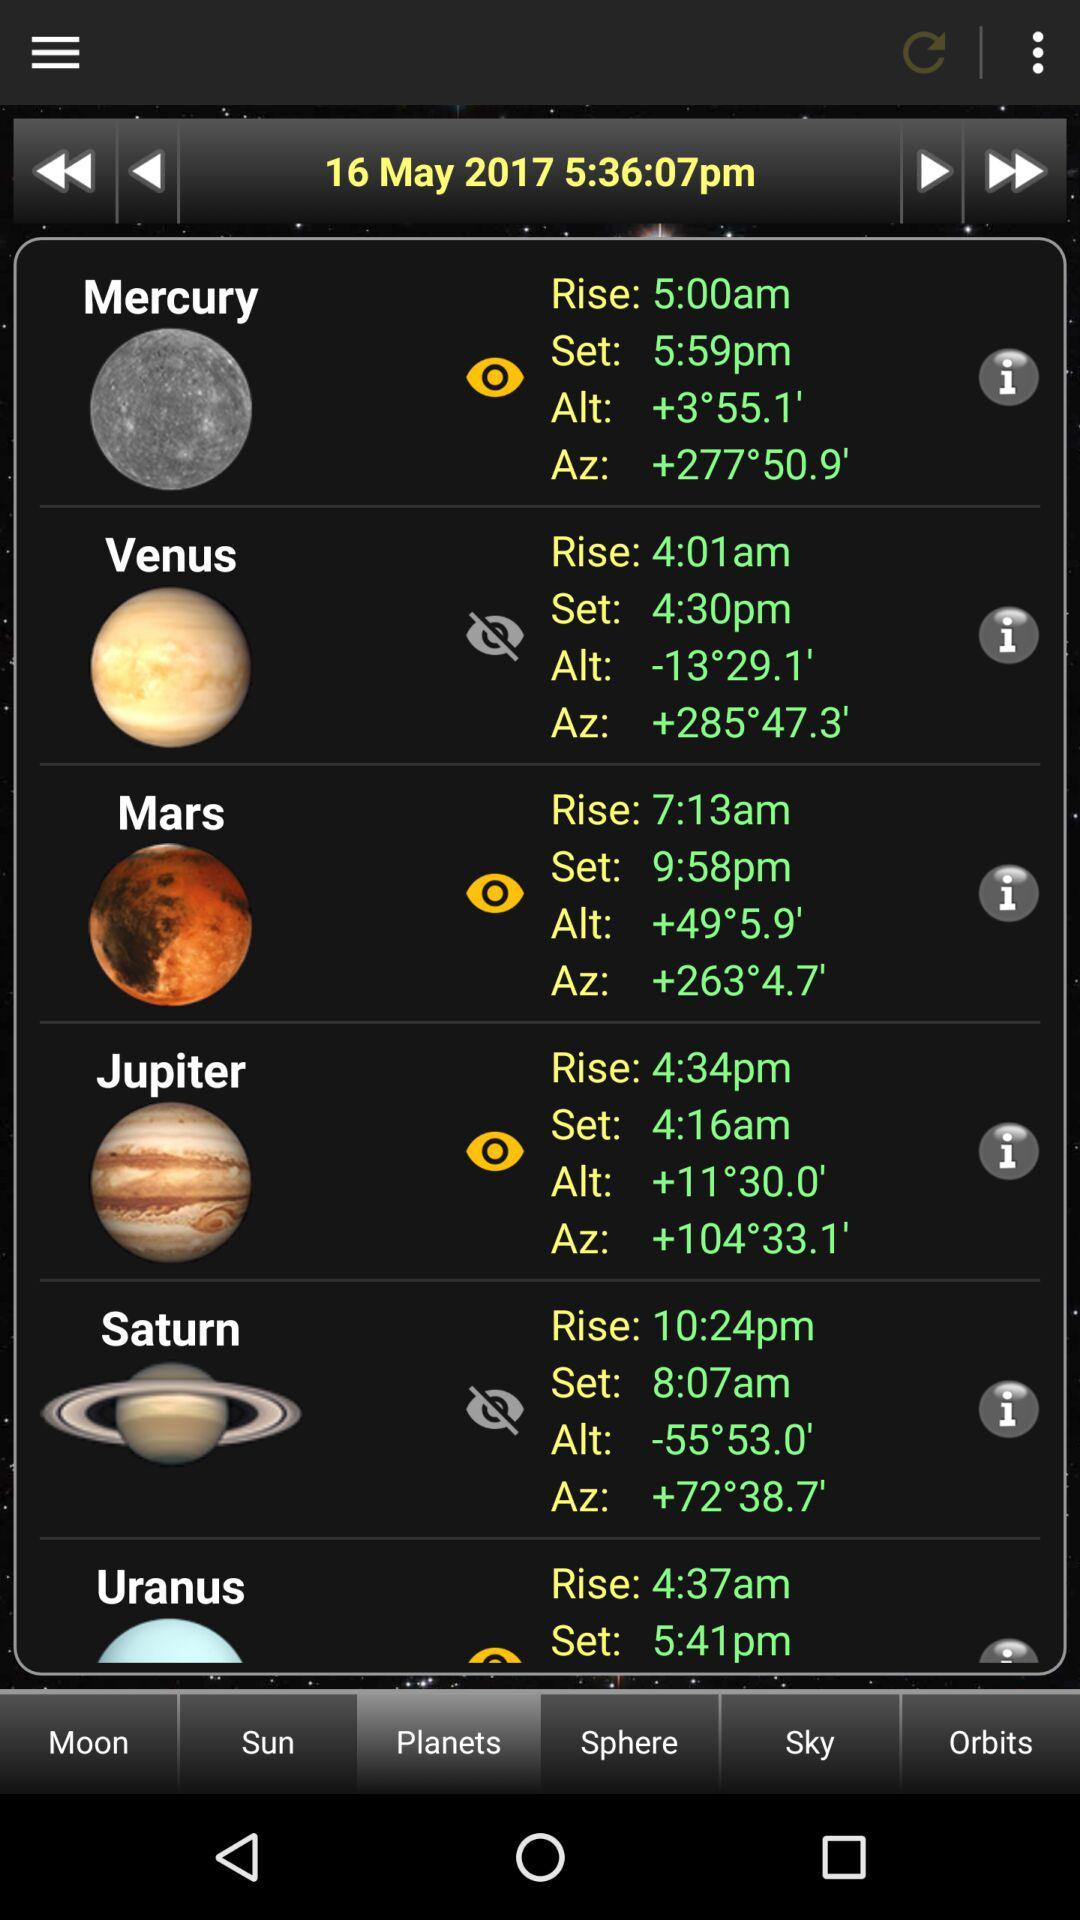 The height and width of the screenshot is (1920, 1080). What do you see at coordinates (1008, 376) in the screenshot?
I see `know instruction` at bounding box center [1008, 376].